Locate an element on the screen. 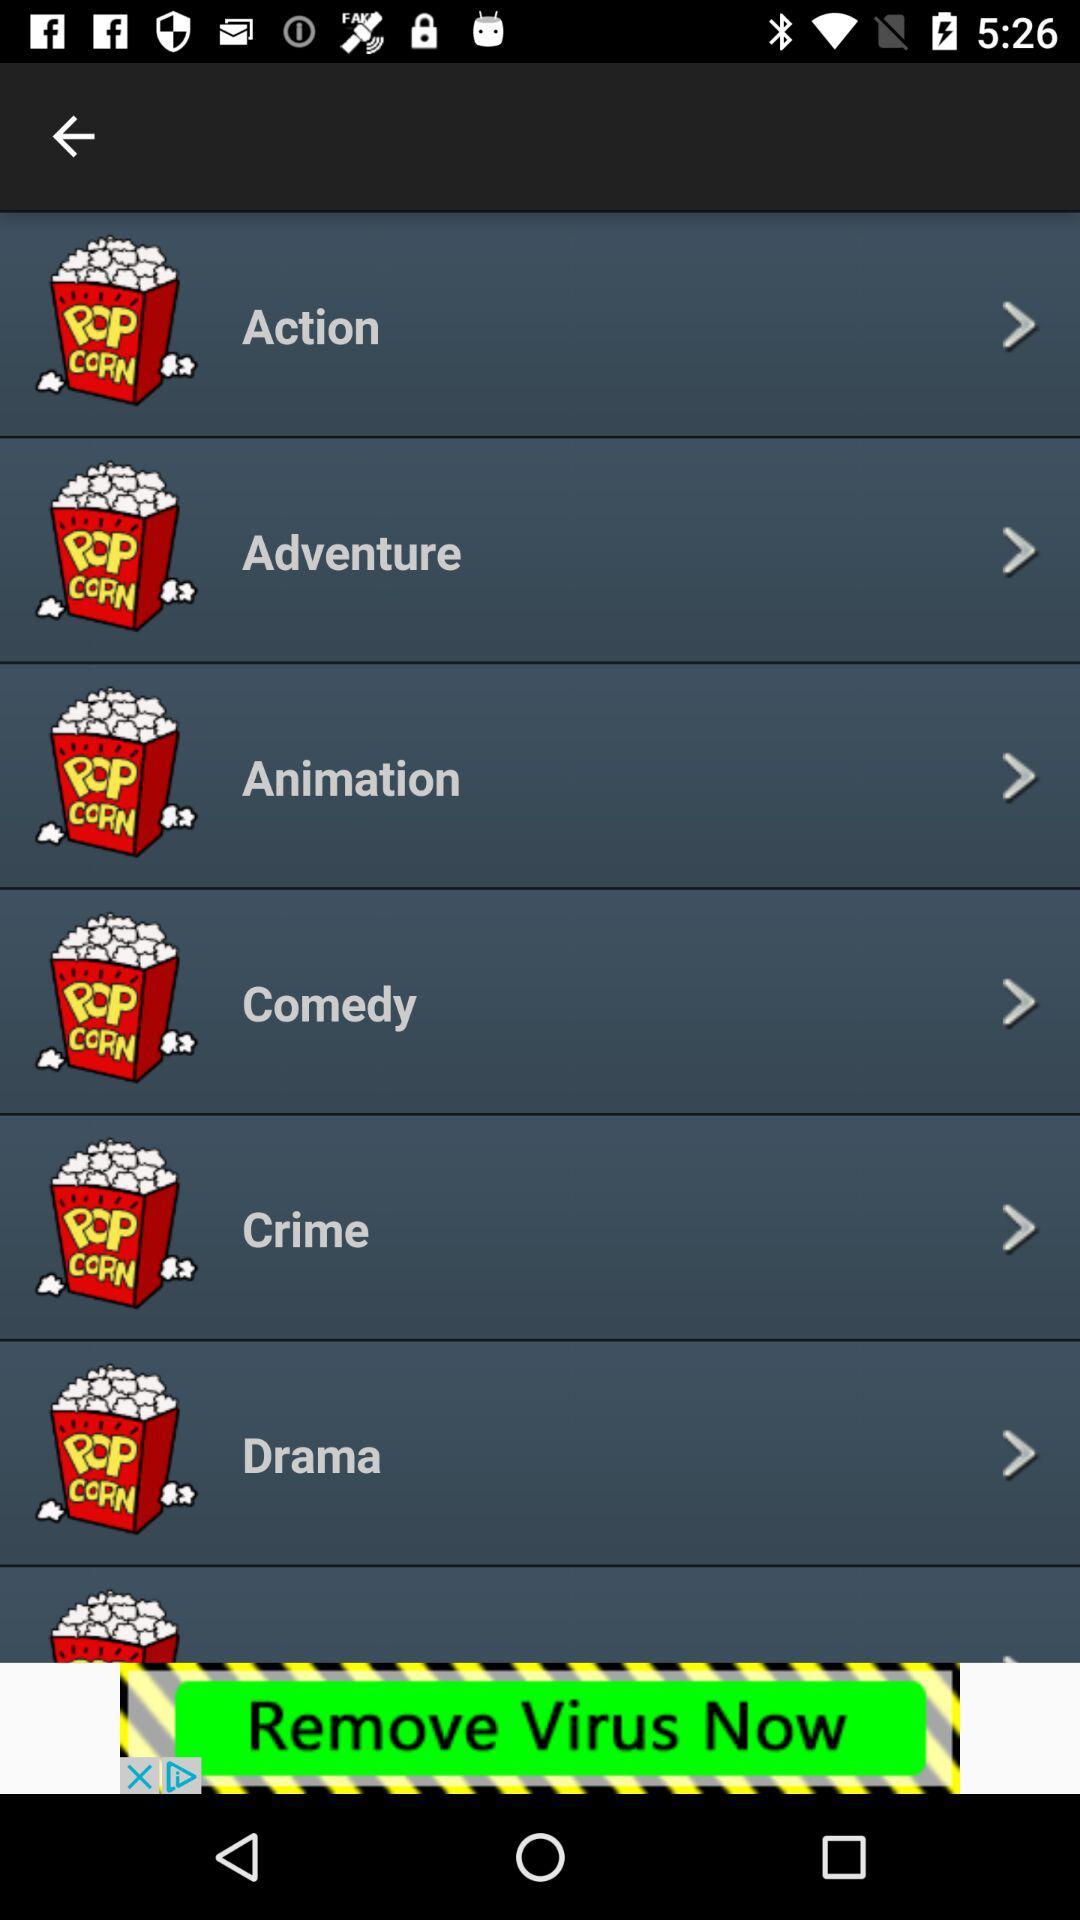 This screenshot has height=1920, width=1080. the add is located at coordinates (540, 1727).